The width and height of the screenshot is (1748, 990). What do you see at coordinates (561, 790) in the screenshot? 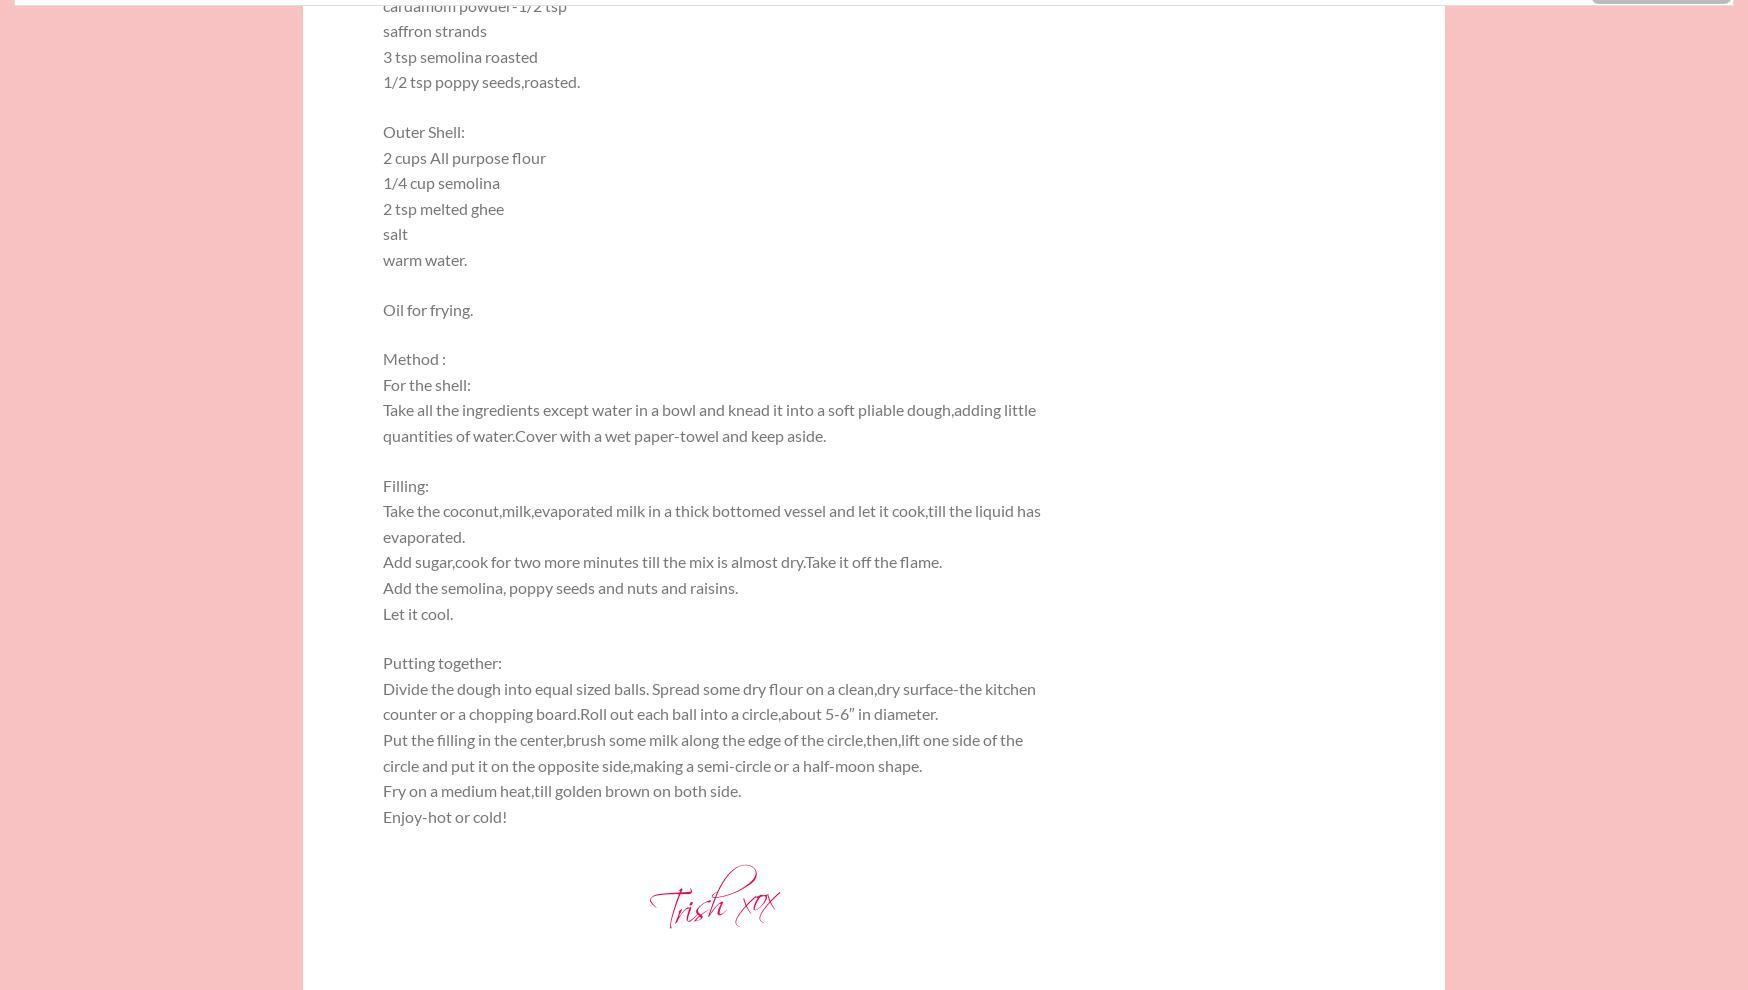
I see `'Fry on a medium heat,till golden brown on both side.'` at bounding box center [561, 790].